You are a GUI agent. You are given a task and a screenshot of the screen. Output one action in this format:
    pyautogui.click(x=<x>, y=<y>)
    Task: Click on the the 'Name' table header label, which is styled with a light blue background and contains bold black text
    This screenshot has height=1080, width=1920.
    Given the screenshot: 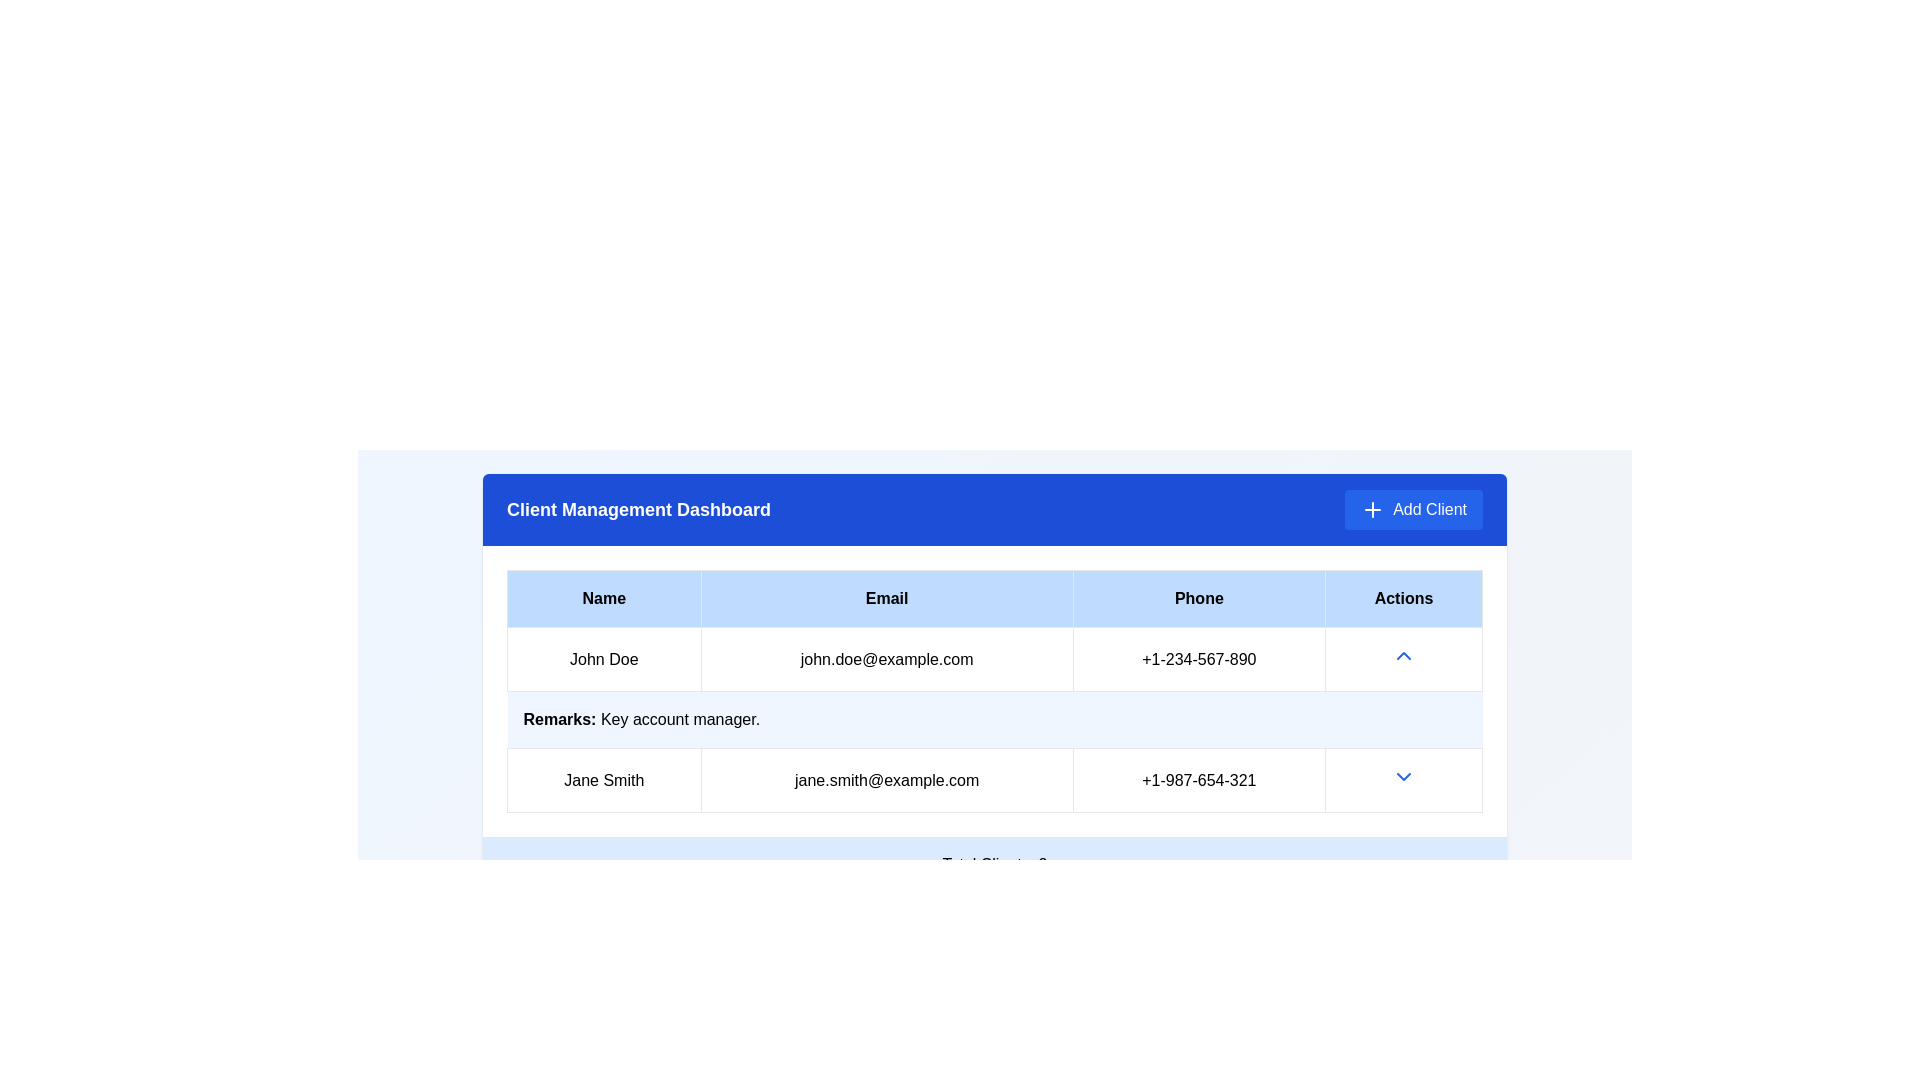 What is the action you would take?
    pyautogui.click(x=603, y=597)
    